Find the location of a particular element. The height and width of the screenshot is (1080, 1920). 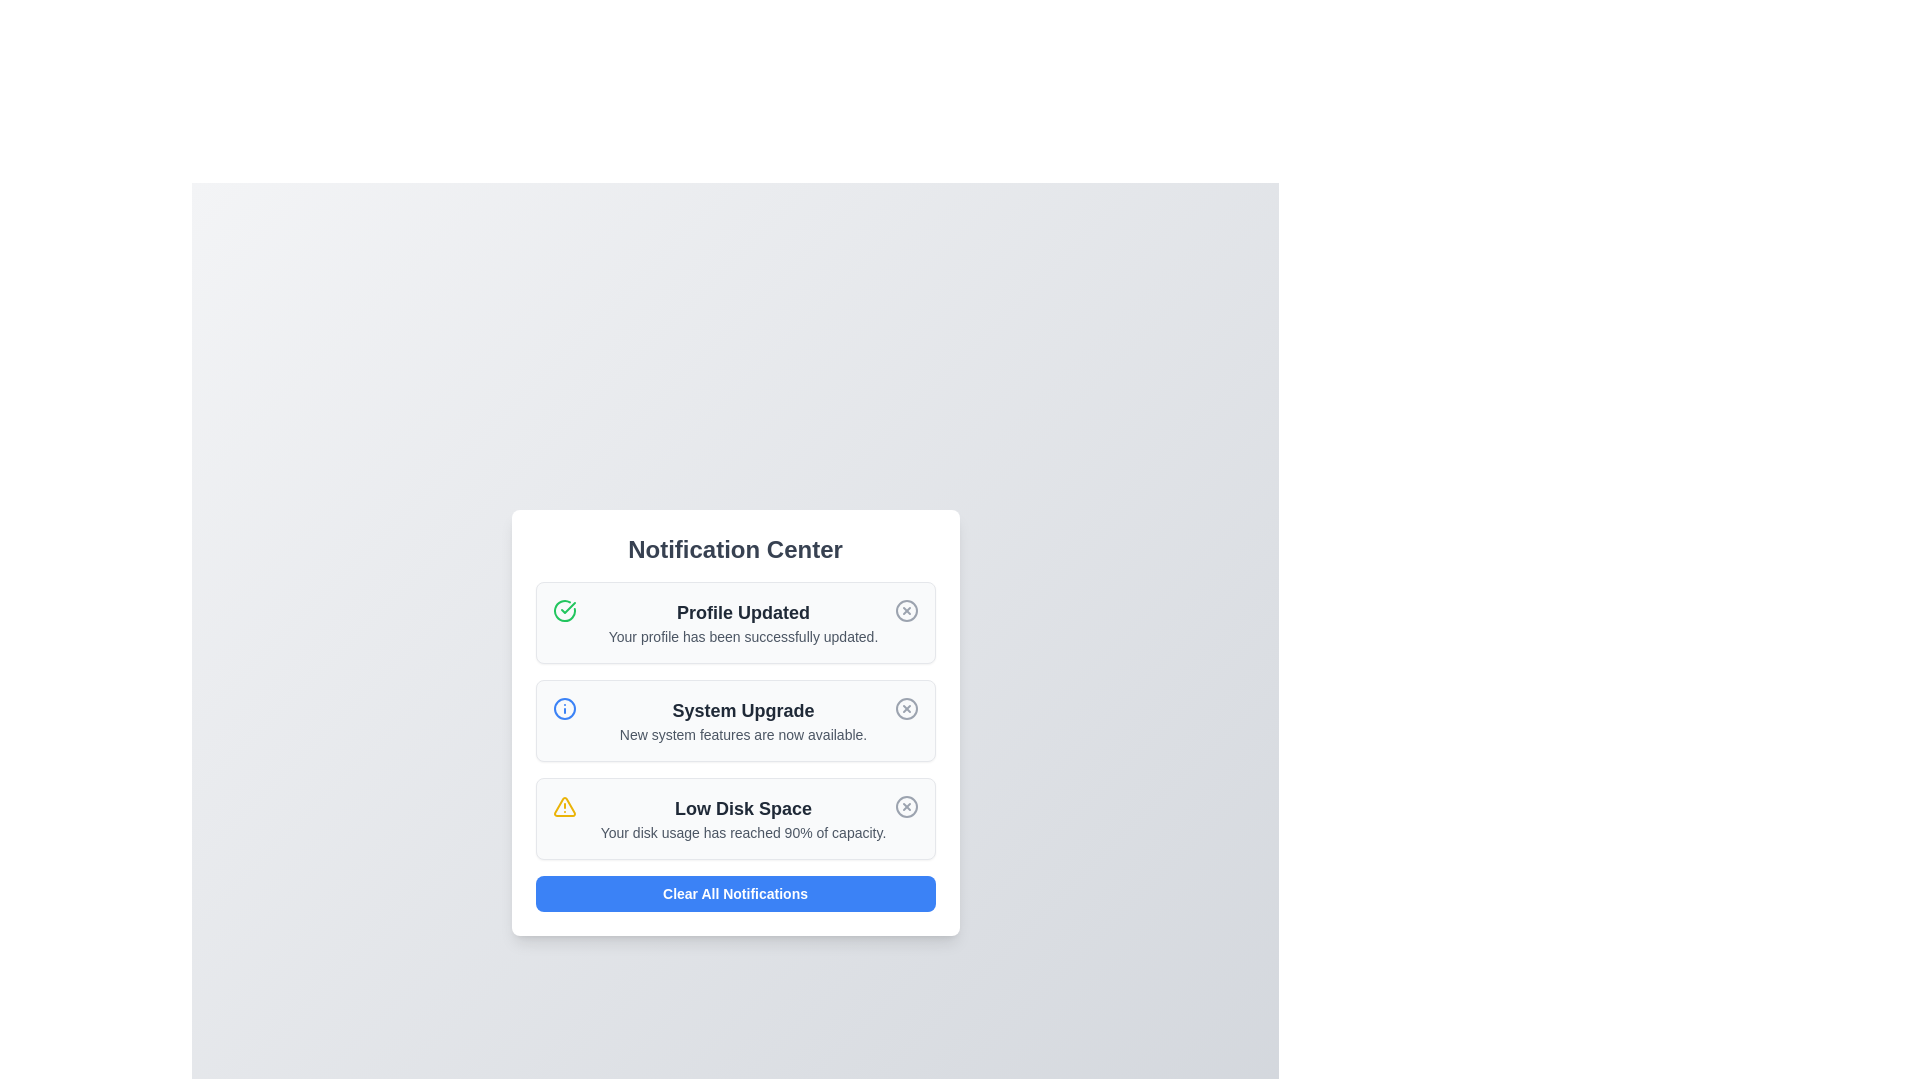

the Notification Card that informs the user about the successful update of their profile, located at the top of the Notification Center interface is located at coordinates (734, 622).